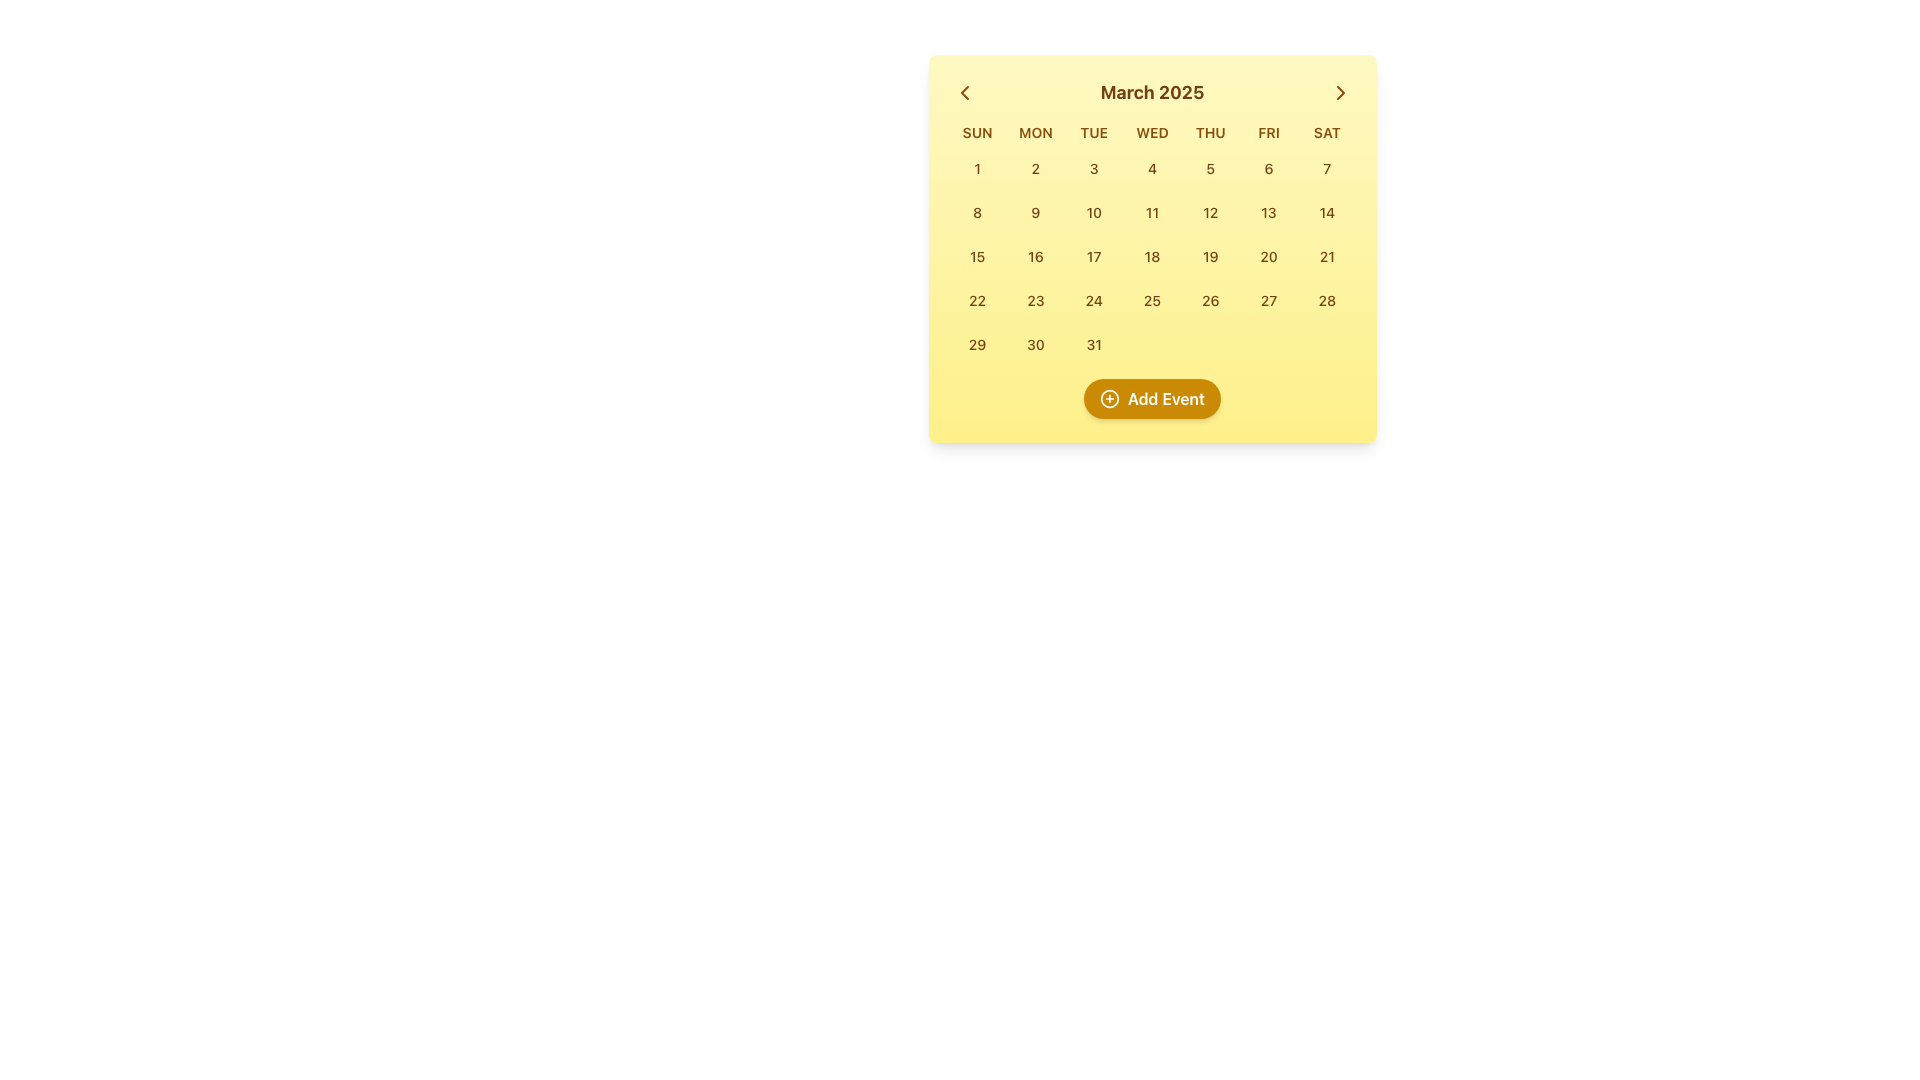 Image resolution: width=1920 pixels, height=1080 pixels. What do you see at coordinates (1035, 212) in the screenshot?
I see `the interactive date cell representing the date '9'` at bounding box center [1035, 212].